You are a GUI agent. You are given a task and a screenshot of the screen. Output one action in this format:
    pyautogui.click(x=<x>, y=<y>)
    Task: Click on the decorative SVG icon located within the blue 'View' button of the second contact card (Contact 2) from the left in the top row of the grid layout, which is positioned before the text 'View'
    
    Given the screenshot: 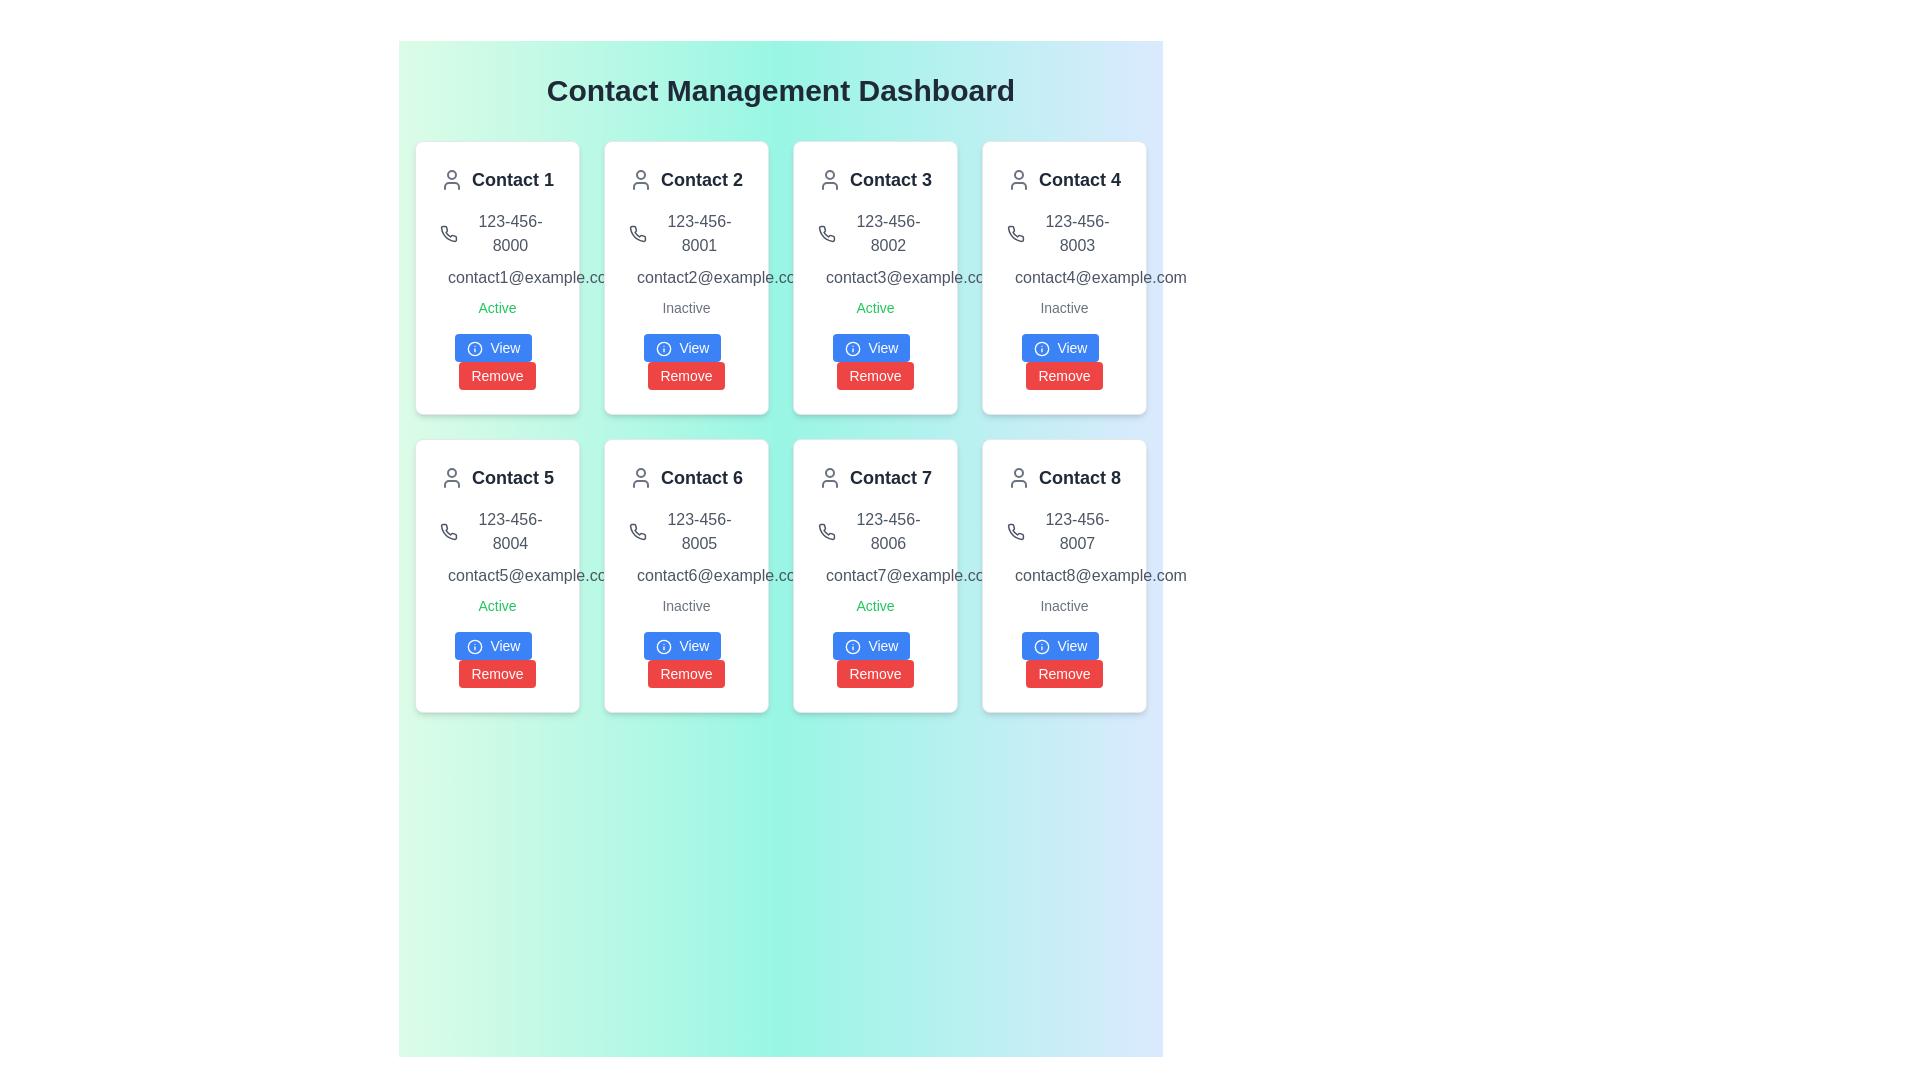 What is the action you would take?
    pyautogui.click(x=663, y=348)
    